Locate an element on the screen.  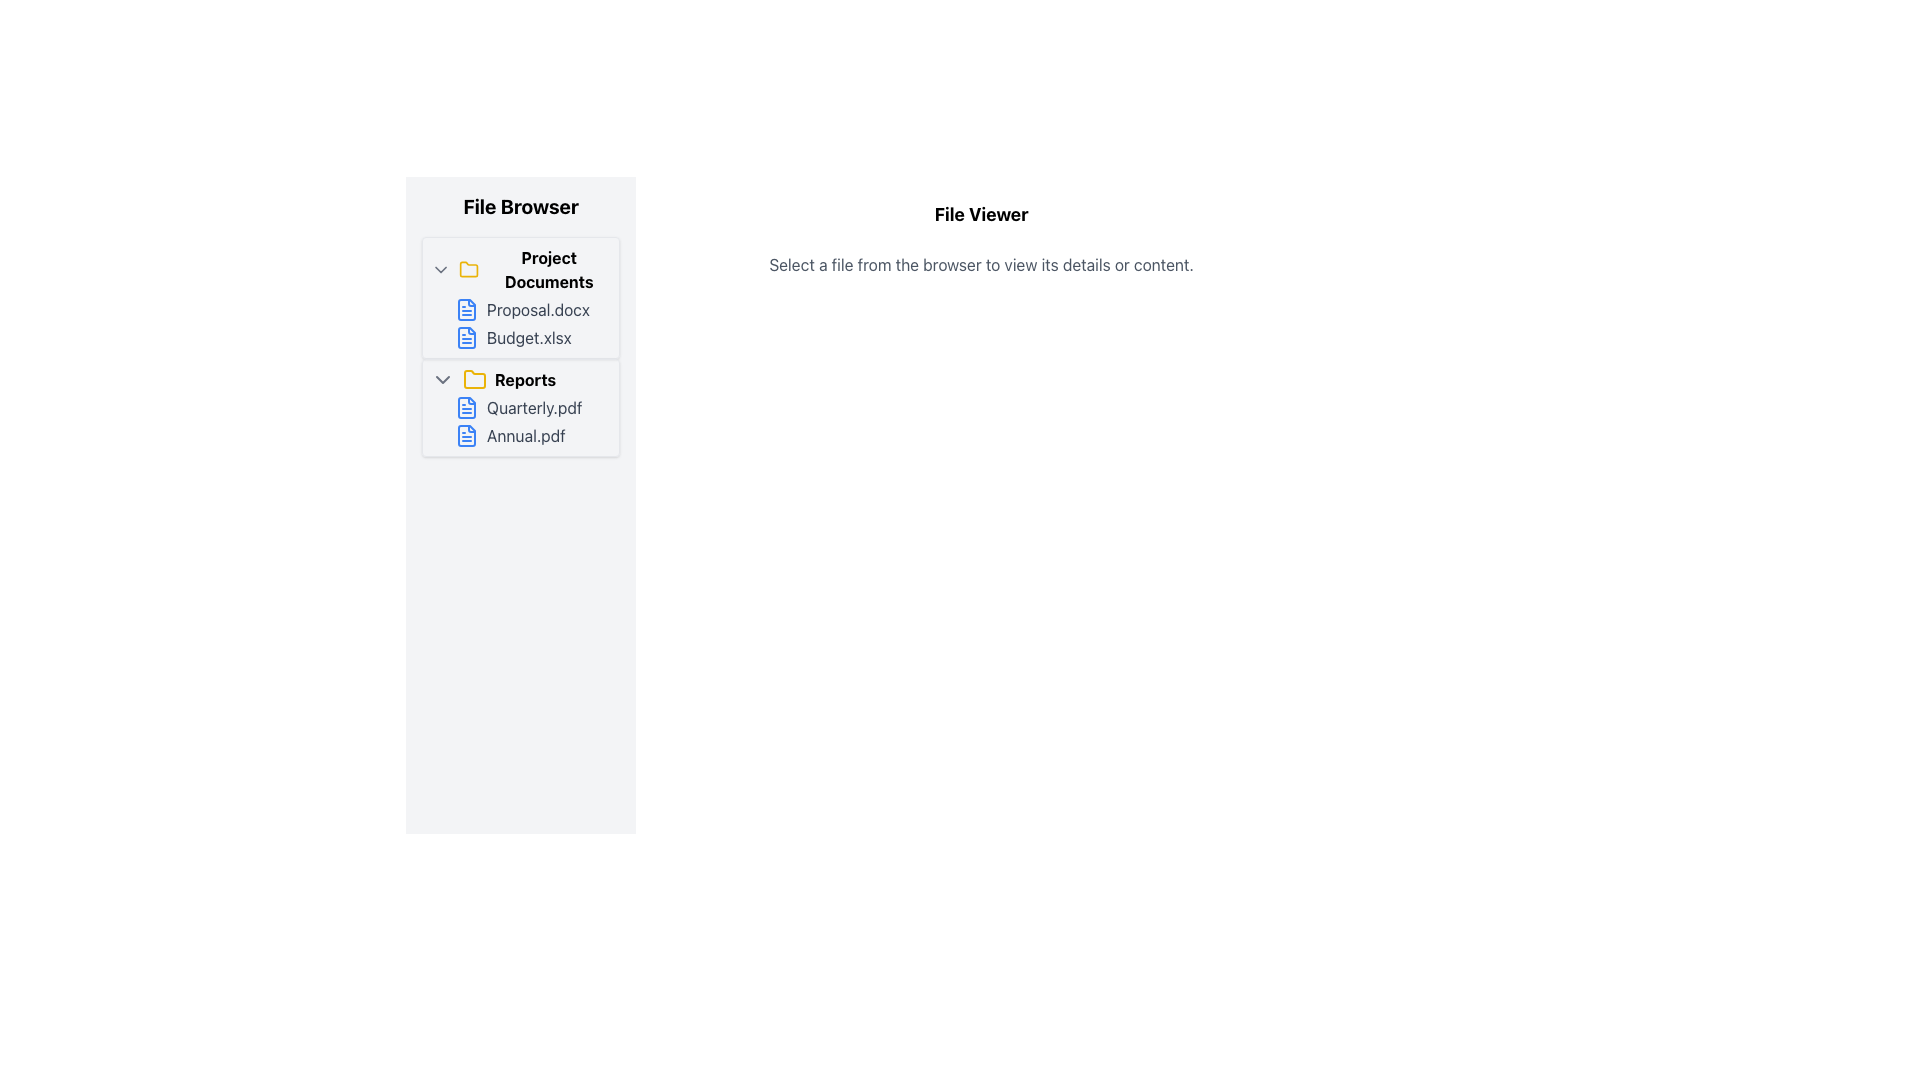
the document icon located next to the label 'Proposal.docx' in the 'File Browser' section is located at coordinates (465, 309).